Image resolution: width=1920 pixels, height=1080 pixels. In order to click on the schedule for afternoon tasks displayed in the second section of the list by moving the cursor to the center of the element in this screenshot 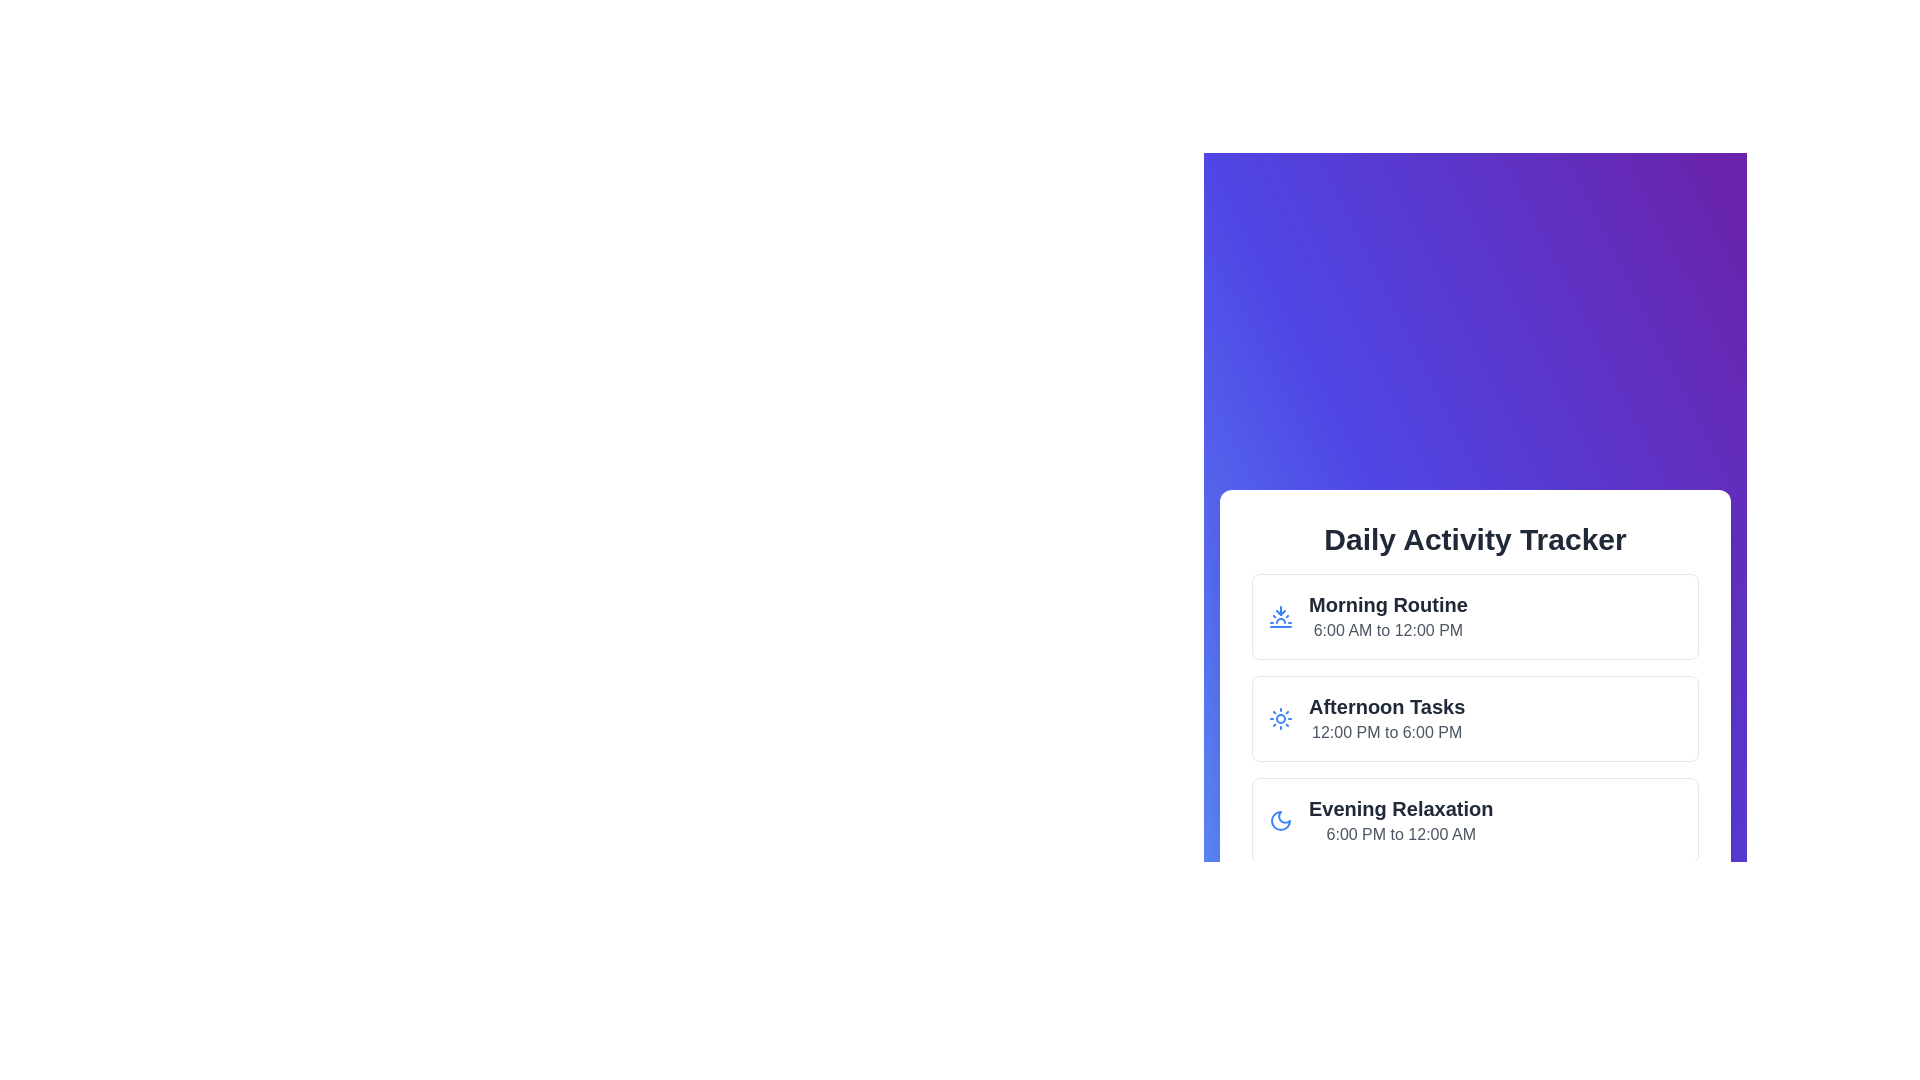, I will do `click(1475, 692)`.